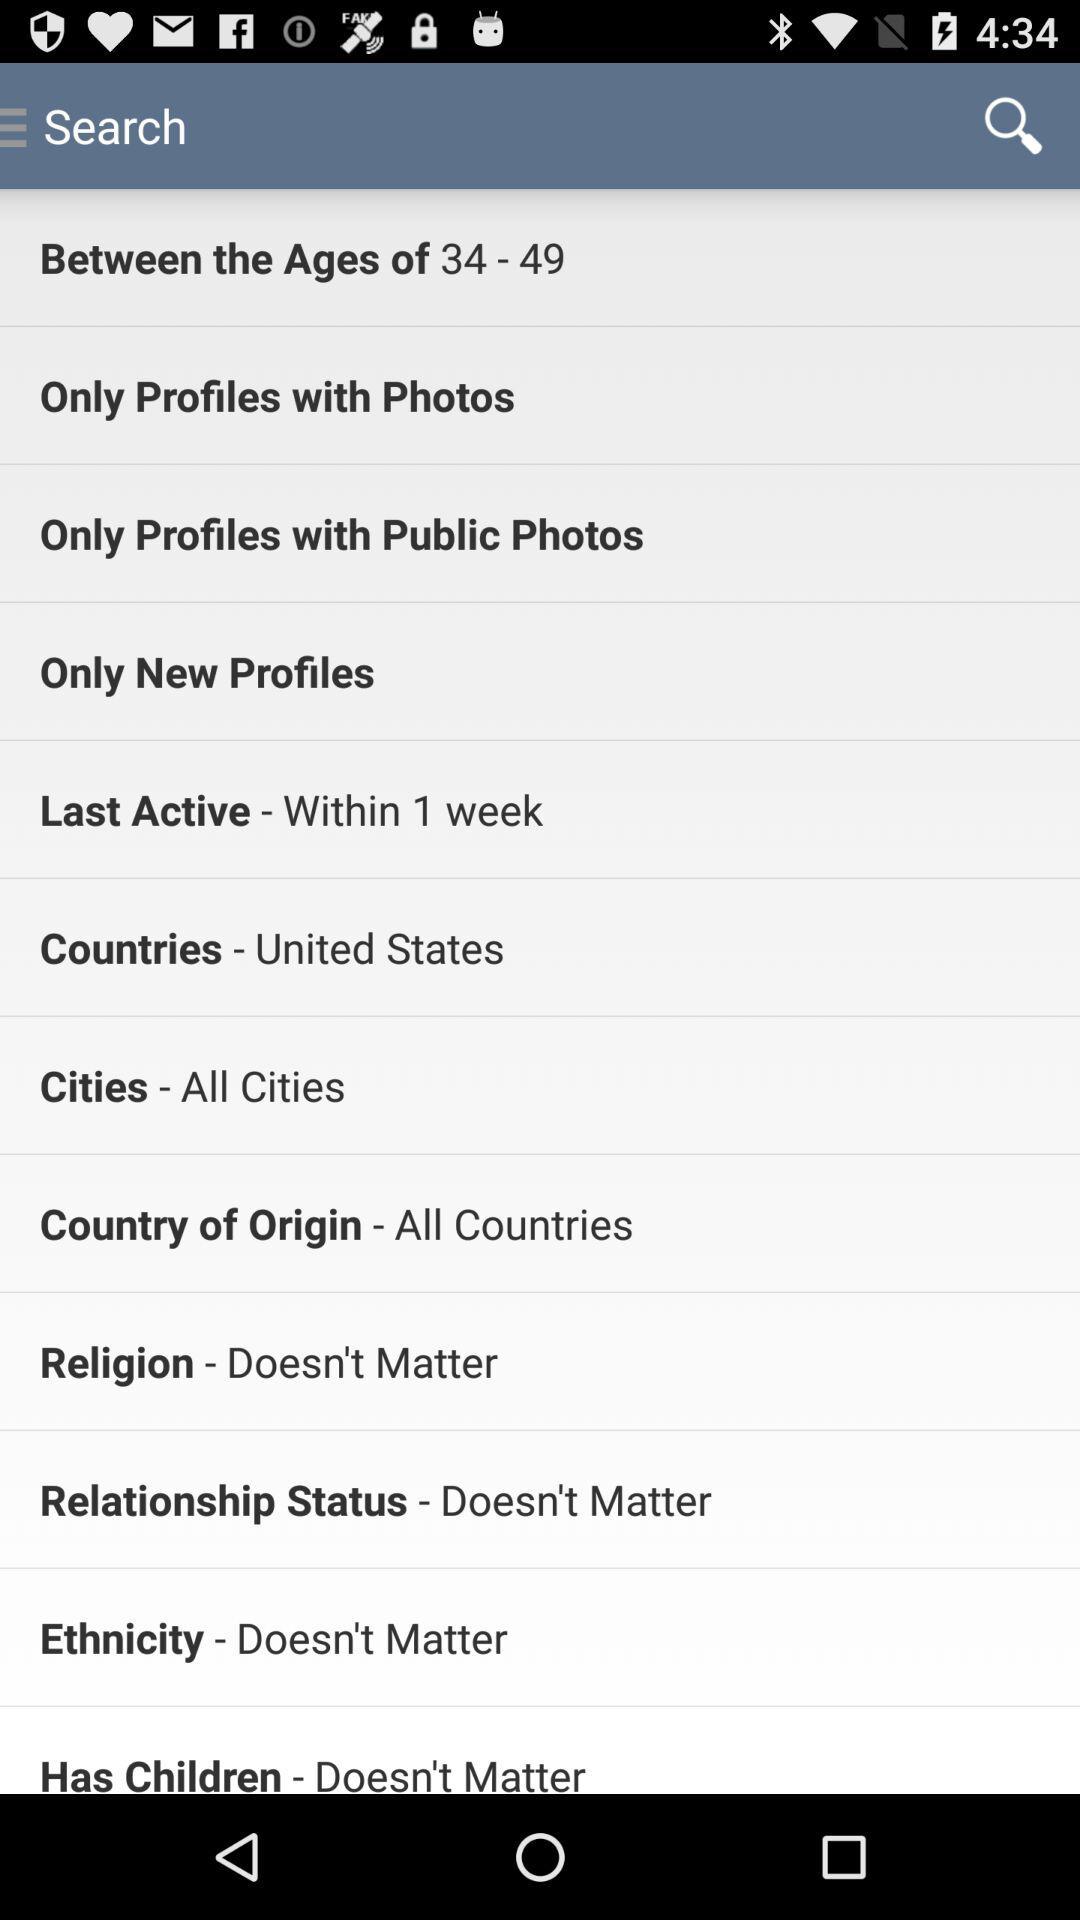 This screenshot has width=1080, height=1920. I want to click on the app to the right of between the ages icon, so click(496, 256).